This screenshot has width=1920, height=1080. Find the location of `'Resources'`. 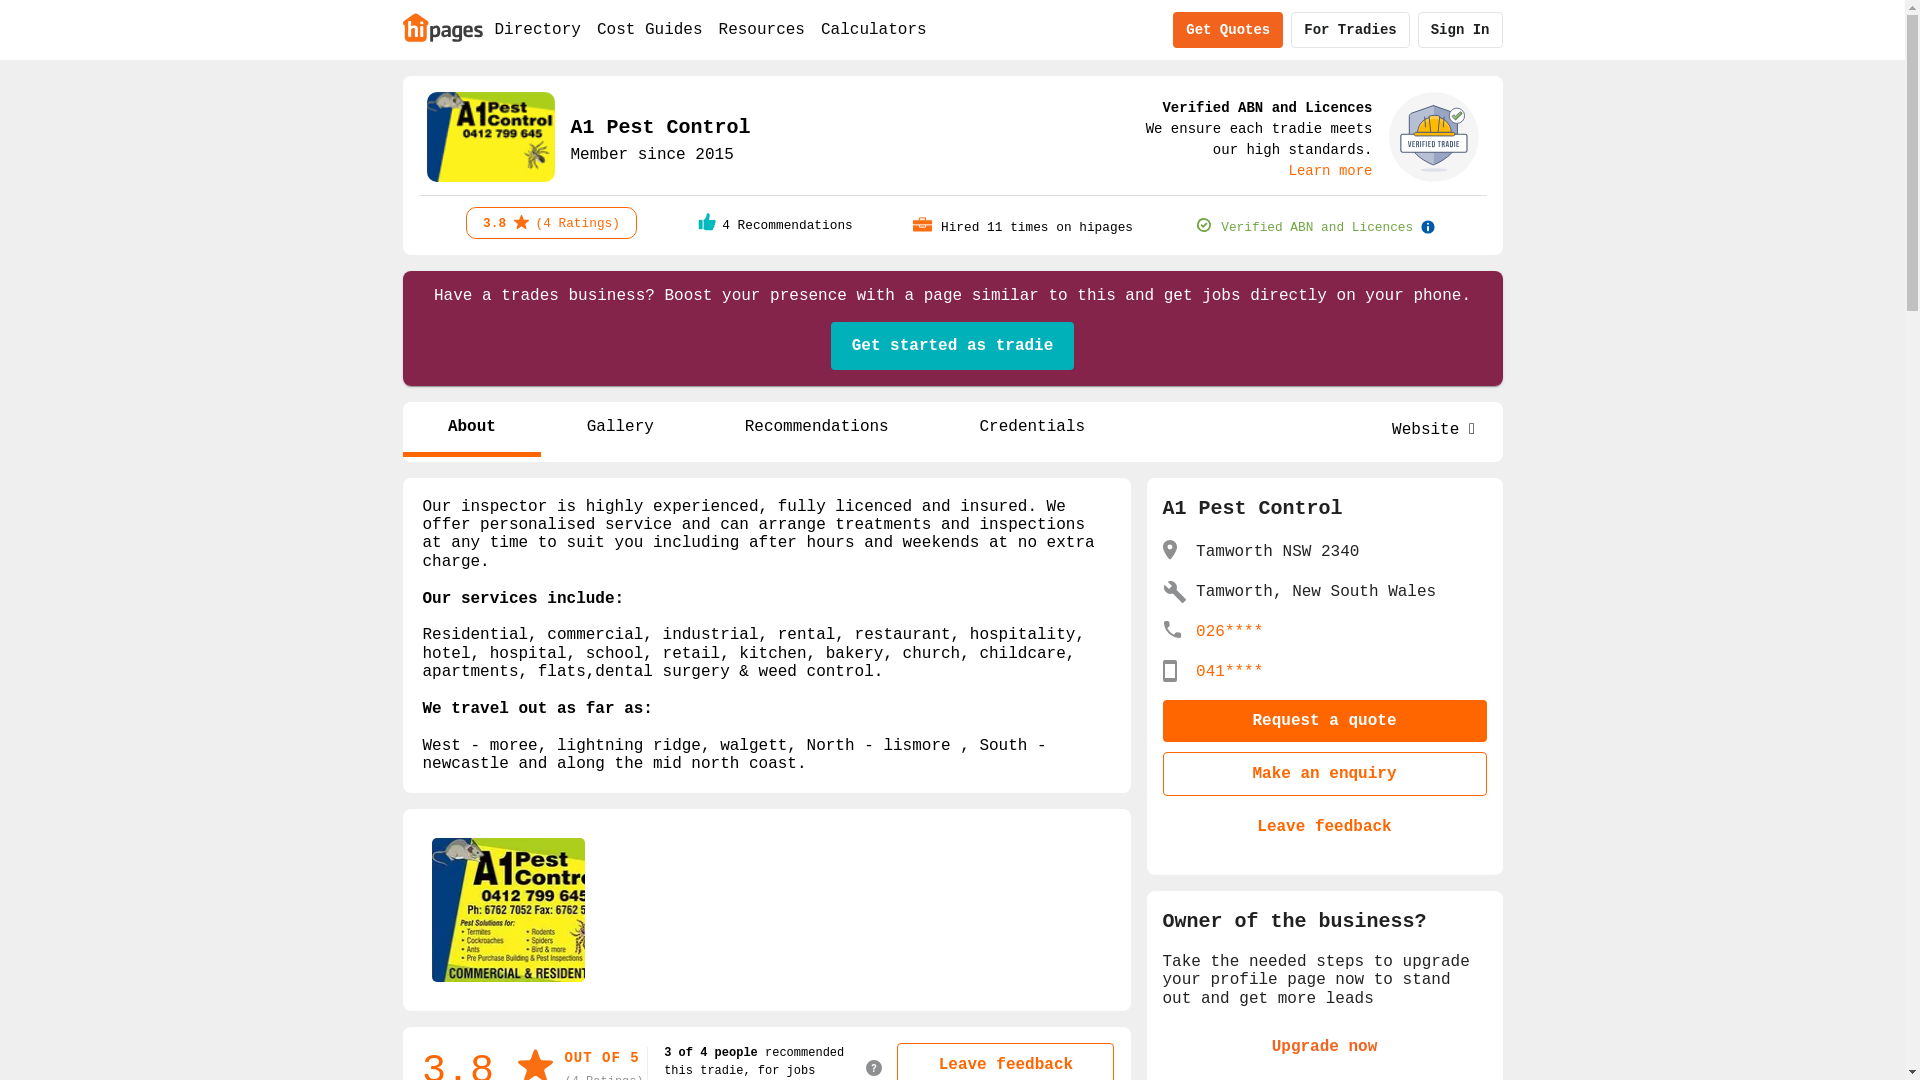

'Resources' is located at coordinates (761, 30).